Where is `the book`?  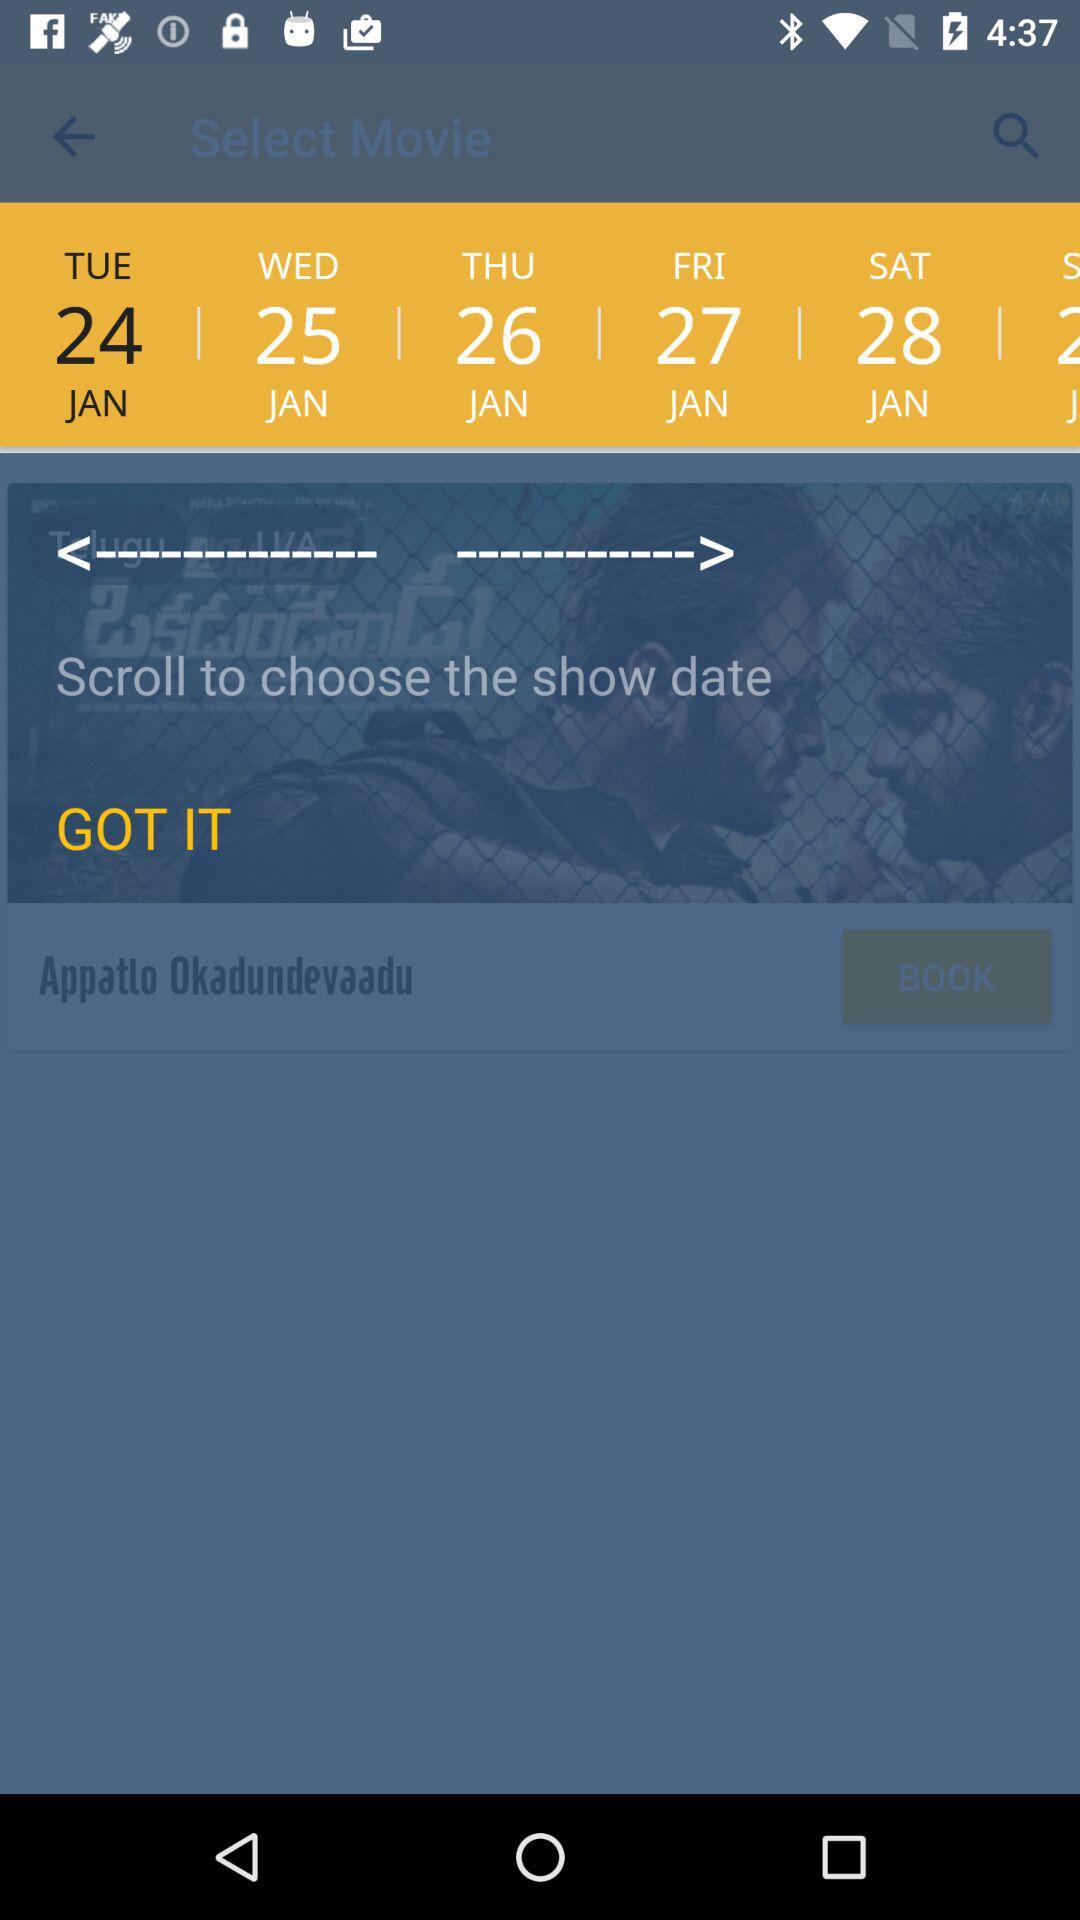
the book is located at coordinates (945, 976).